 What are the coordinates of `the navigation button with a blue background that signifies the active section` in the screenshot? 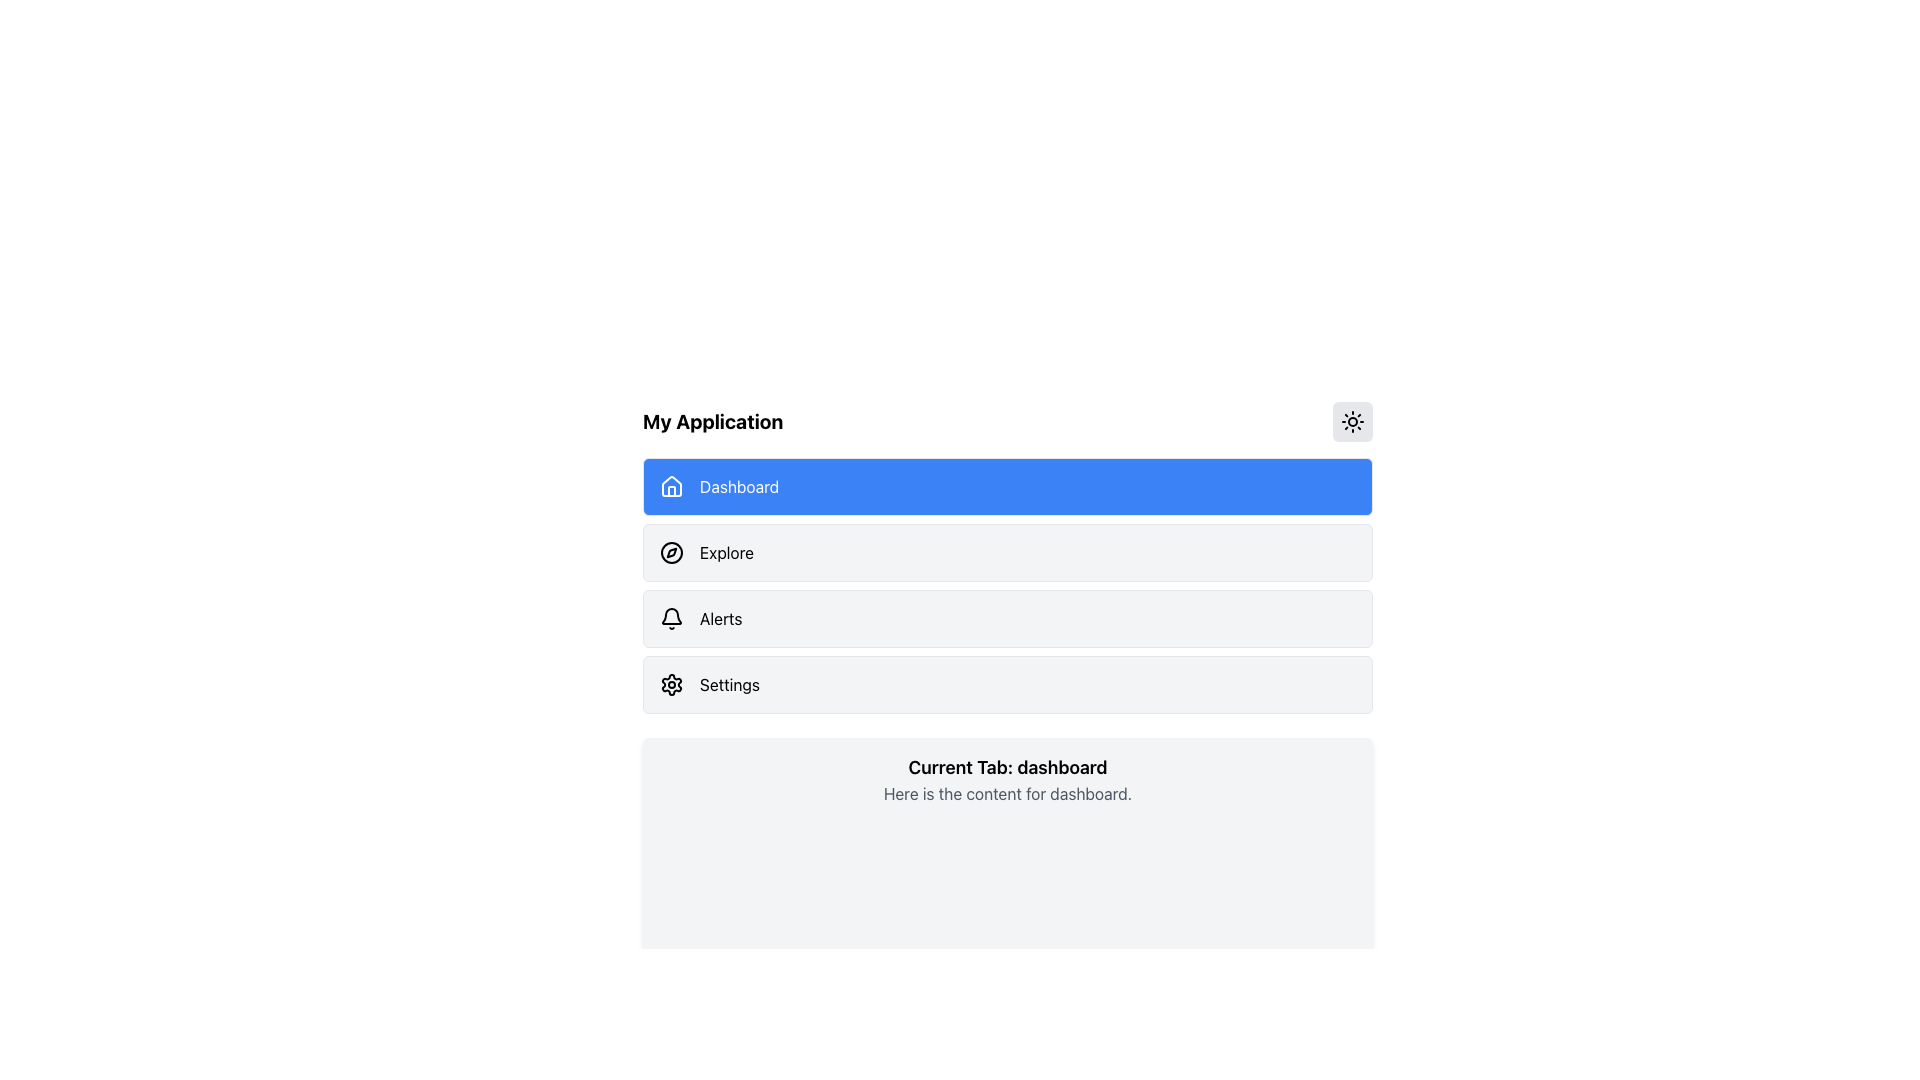 It's located at (1008, 486).